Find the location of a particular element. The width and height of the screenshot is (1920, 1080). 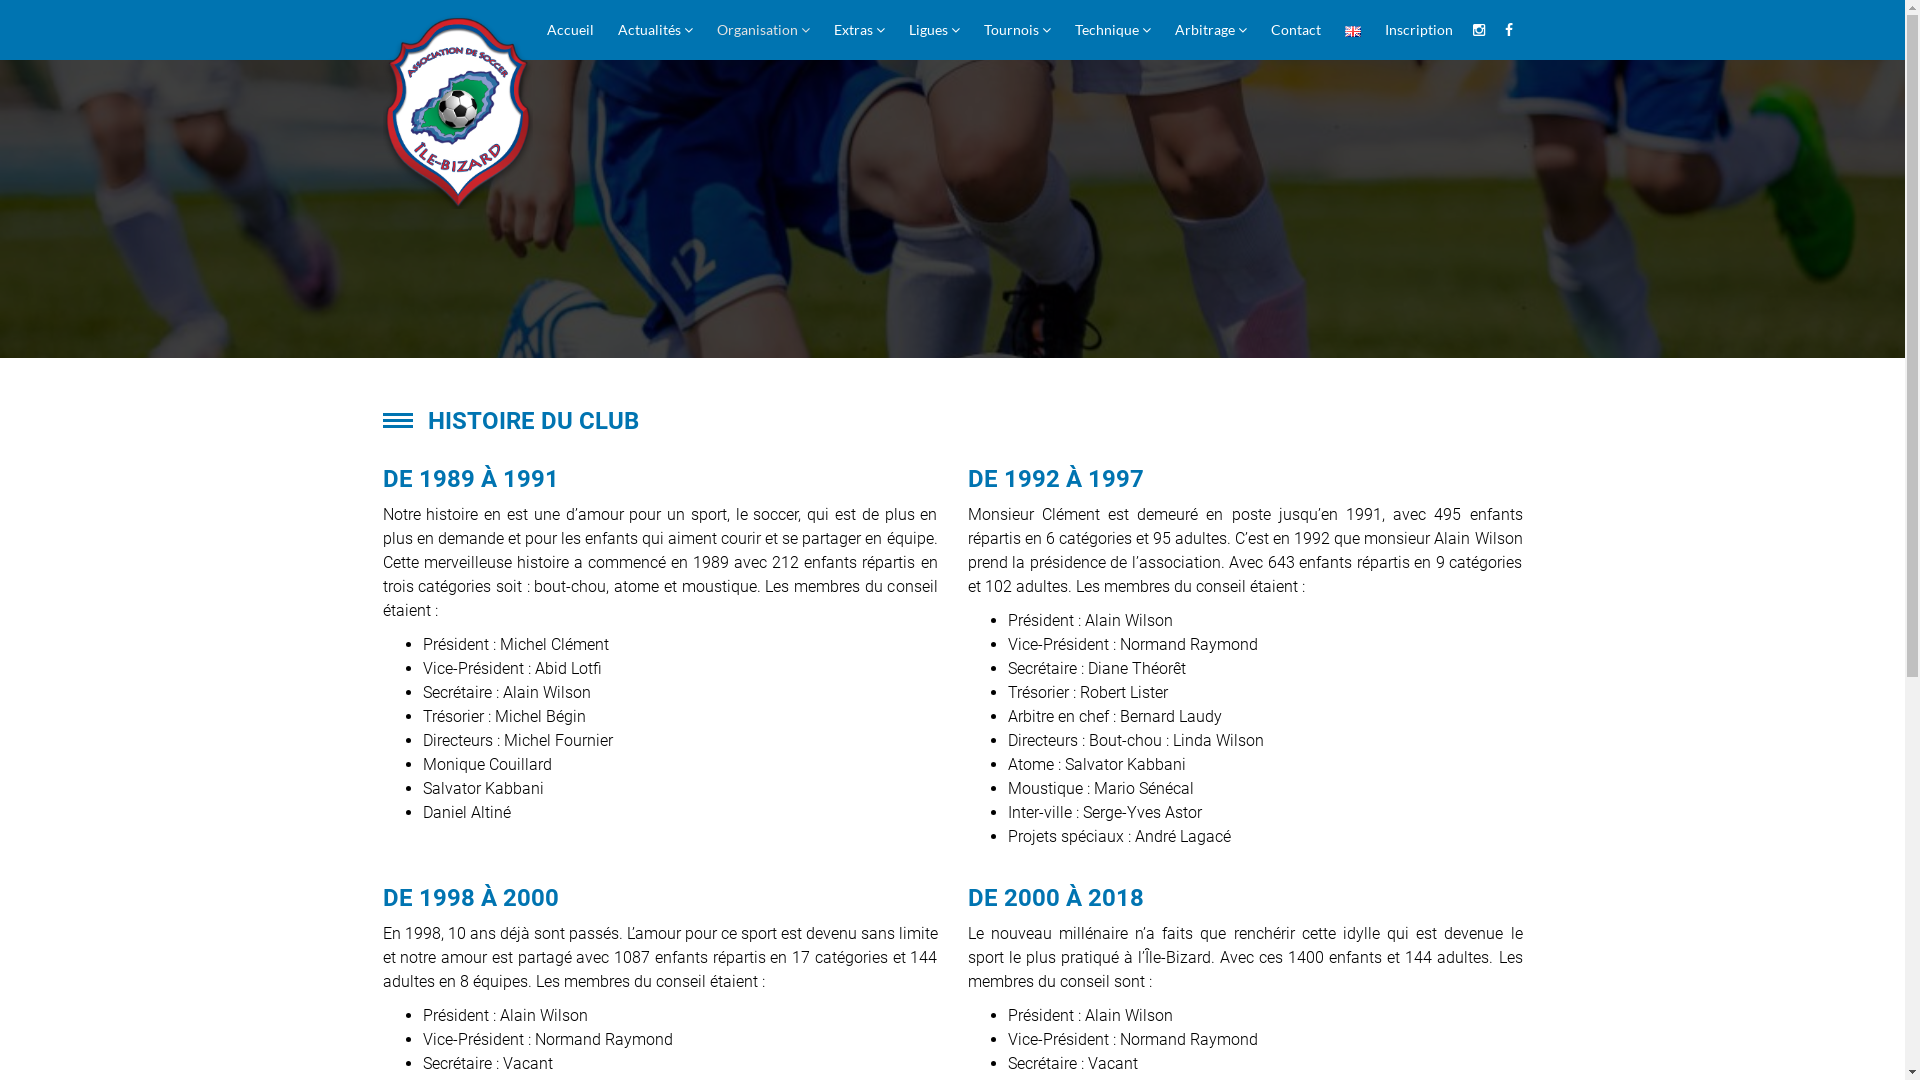

'Technique' is located at coordinates (1111, 30).